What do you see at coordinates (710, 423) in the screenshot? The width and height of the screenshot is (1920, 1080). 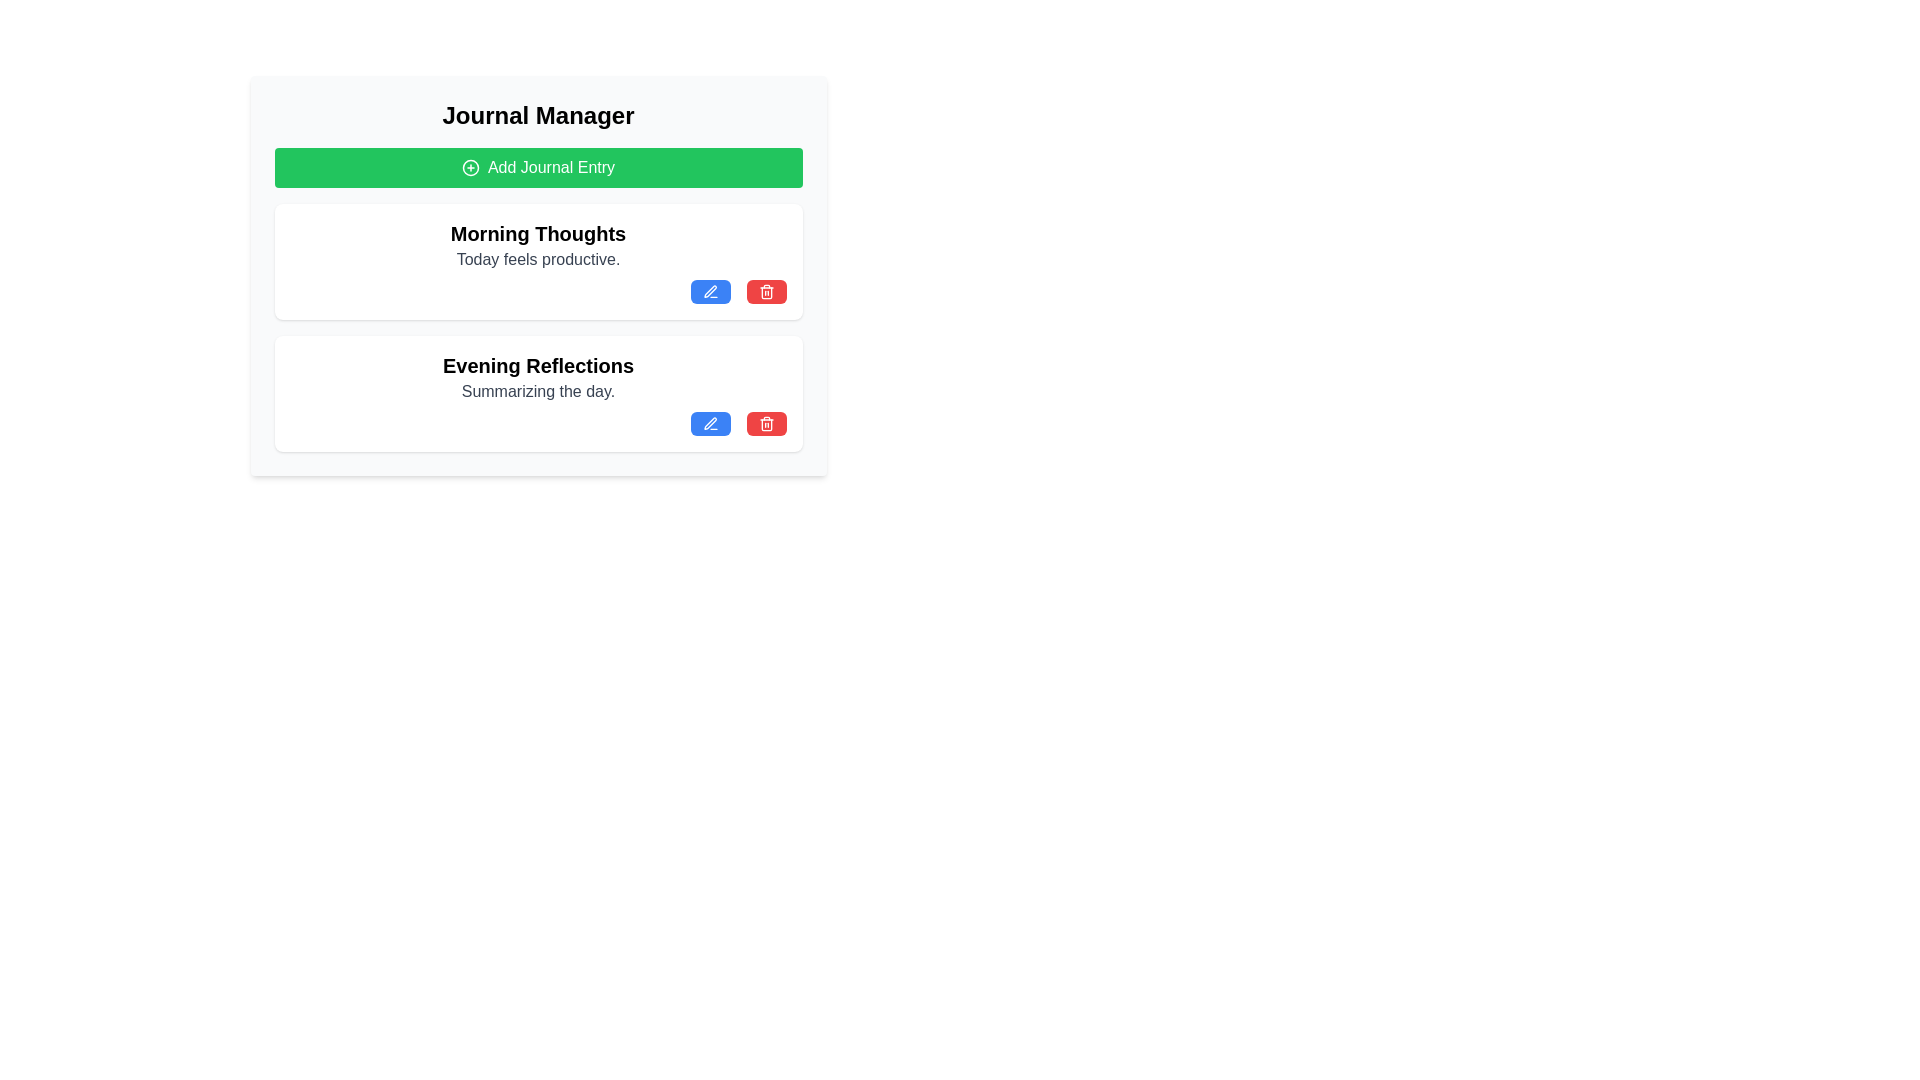 I see `the edit button associated with the 'Evening Reflections' journal entry` at bounding box center [710, 423].